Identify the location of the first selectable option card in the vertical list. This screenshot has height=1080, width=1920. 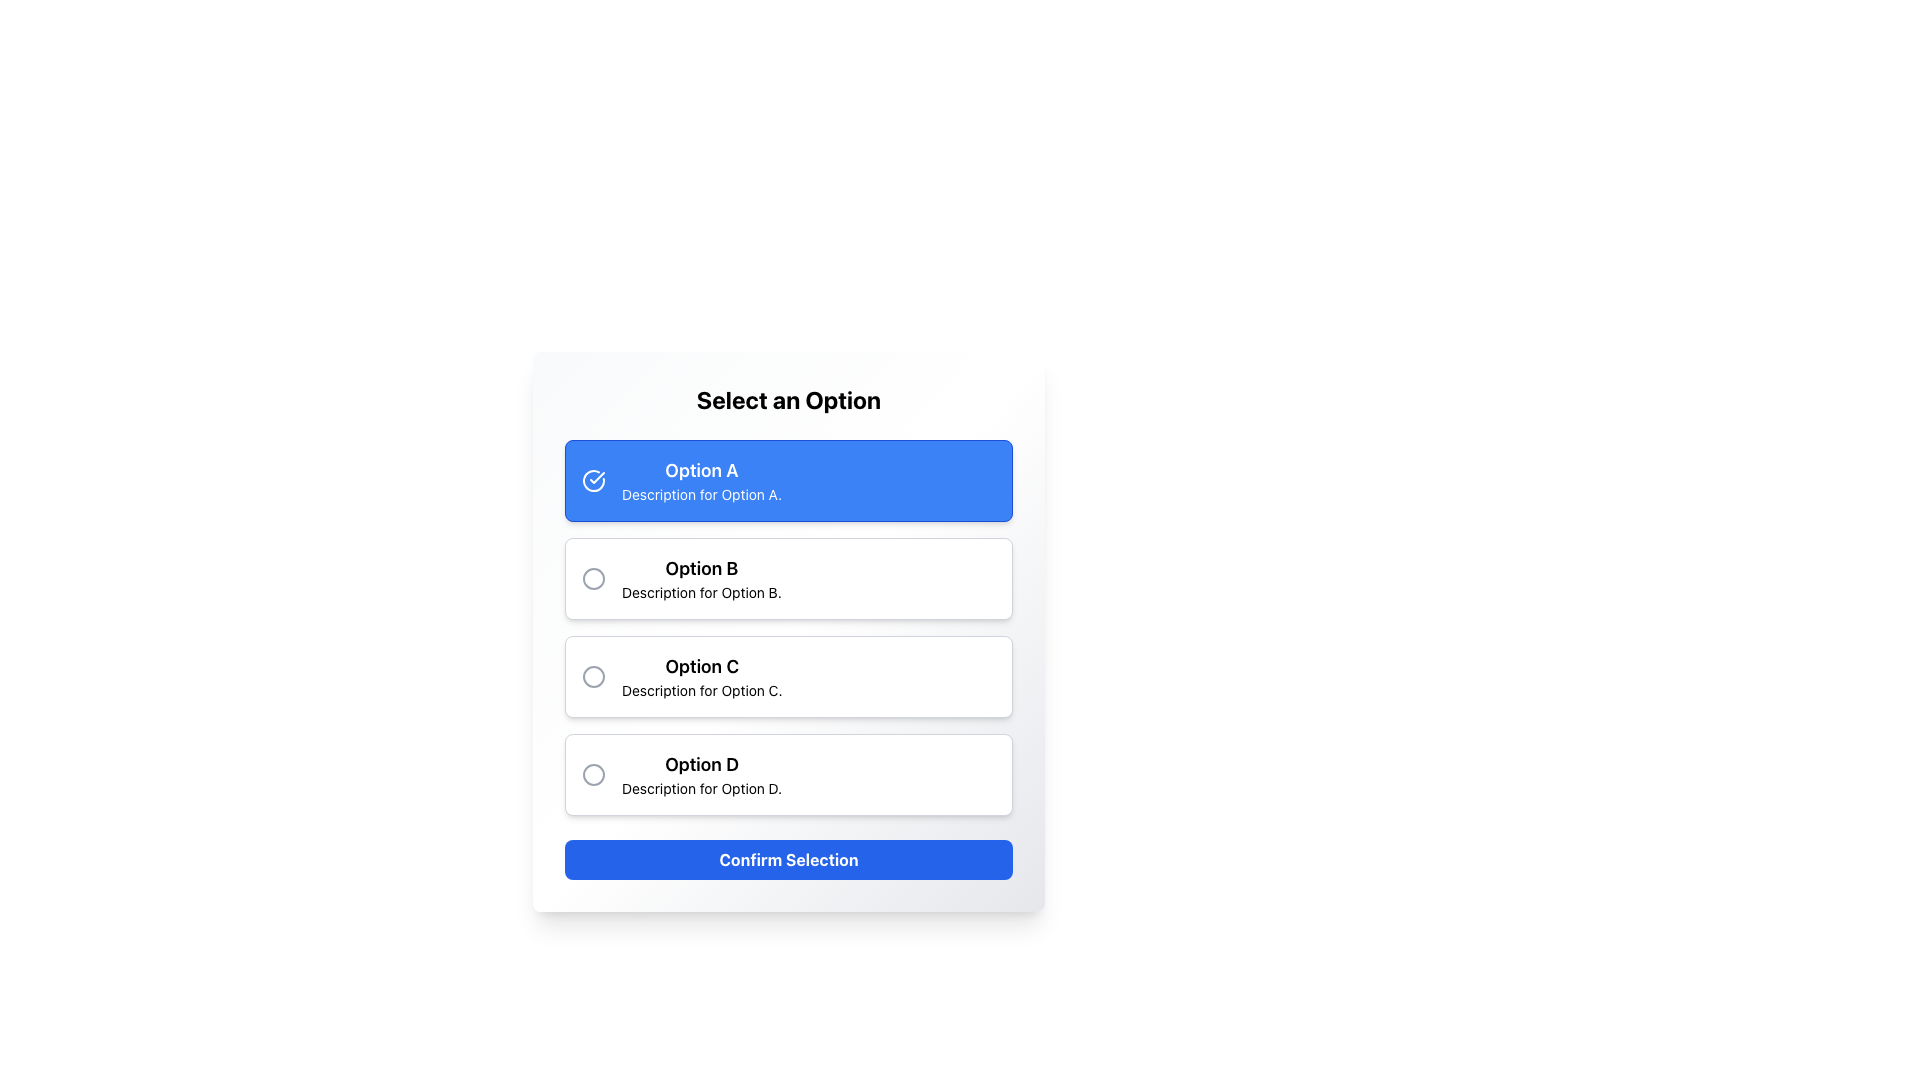
(787, 481).